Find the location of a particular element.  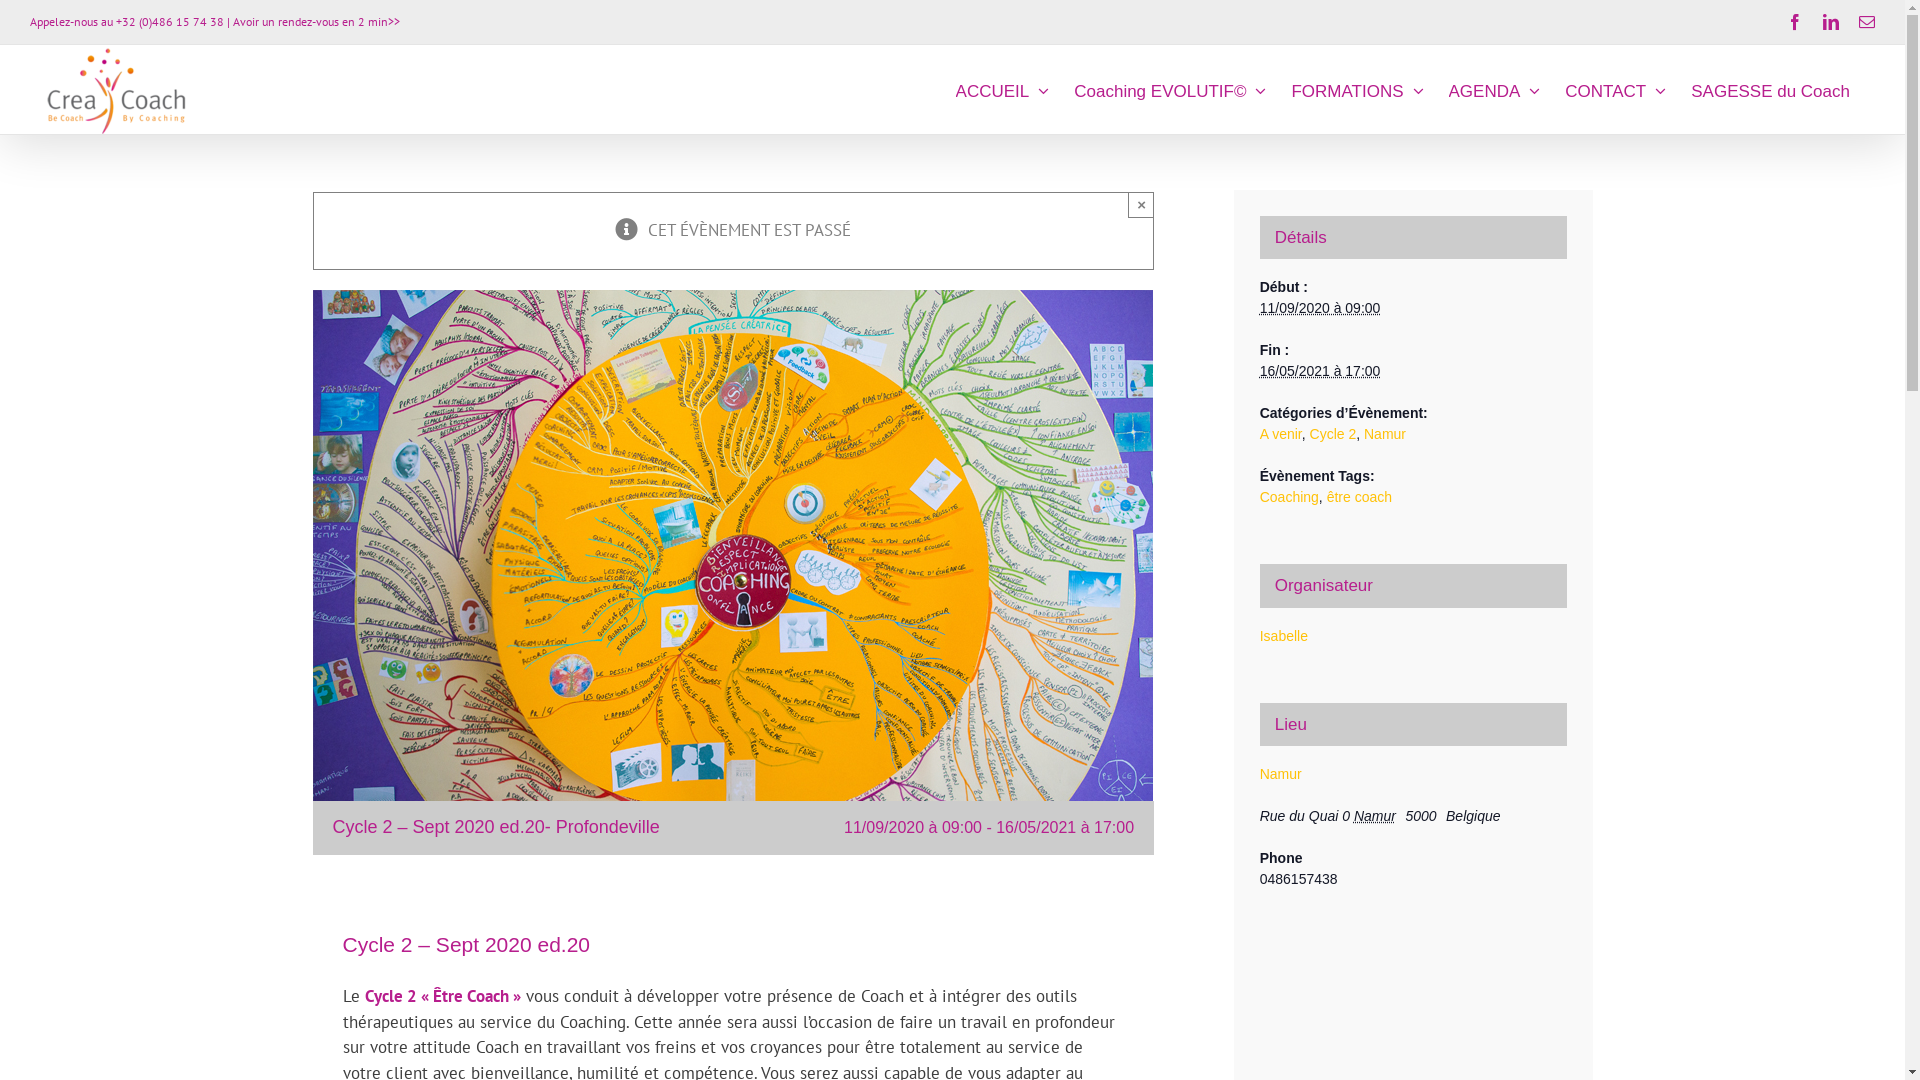

'CONTACT' is located at coordinates (1615, 88).